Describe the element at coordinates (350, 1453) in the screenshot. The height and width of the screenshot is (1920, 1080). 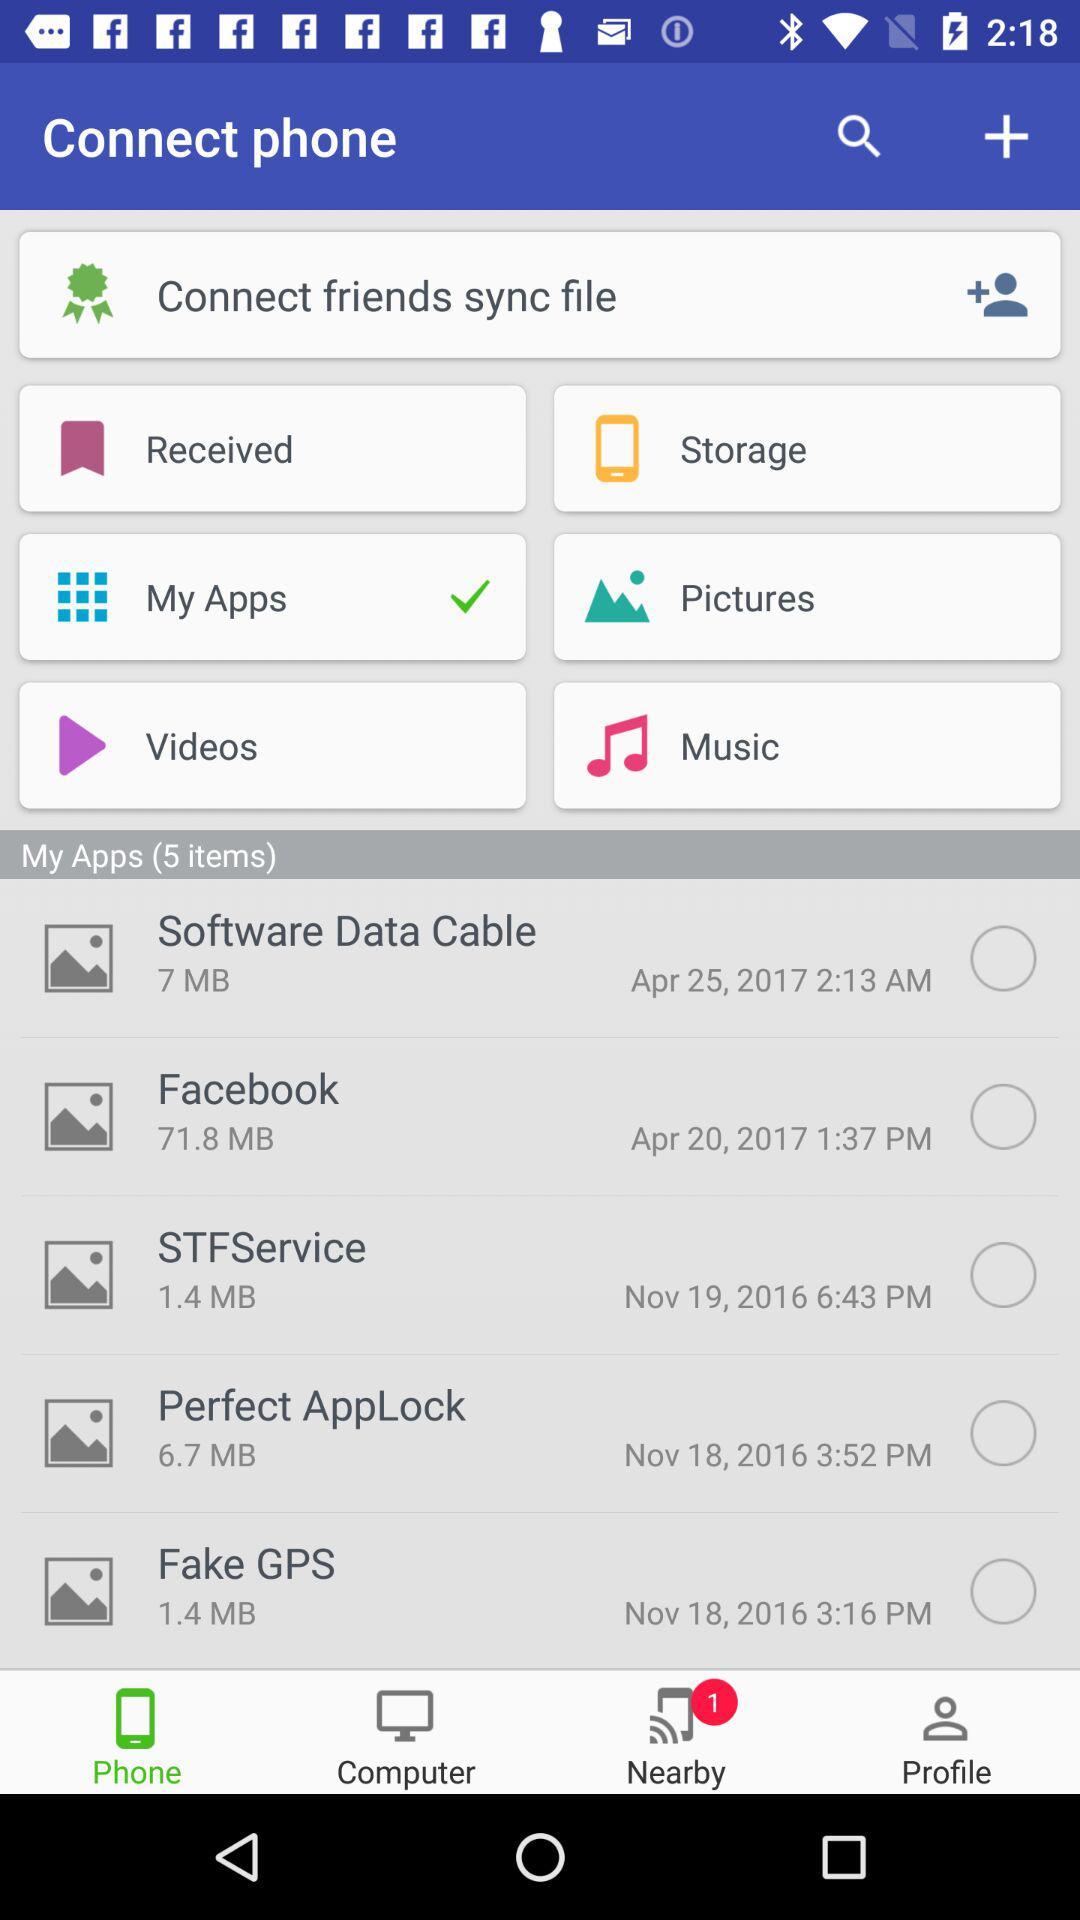
I see `item next to the nov 18 2016 icon` at that location.